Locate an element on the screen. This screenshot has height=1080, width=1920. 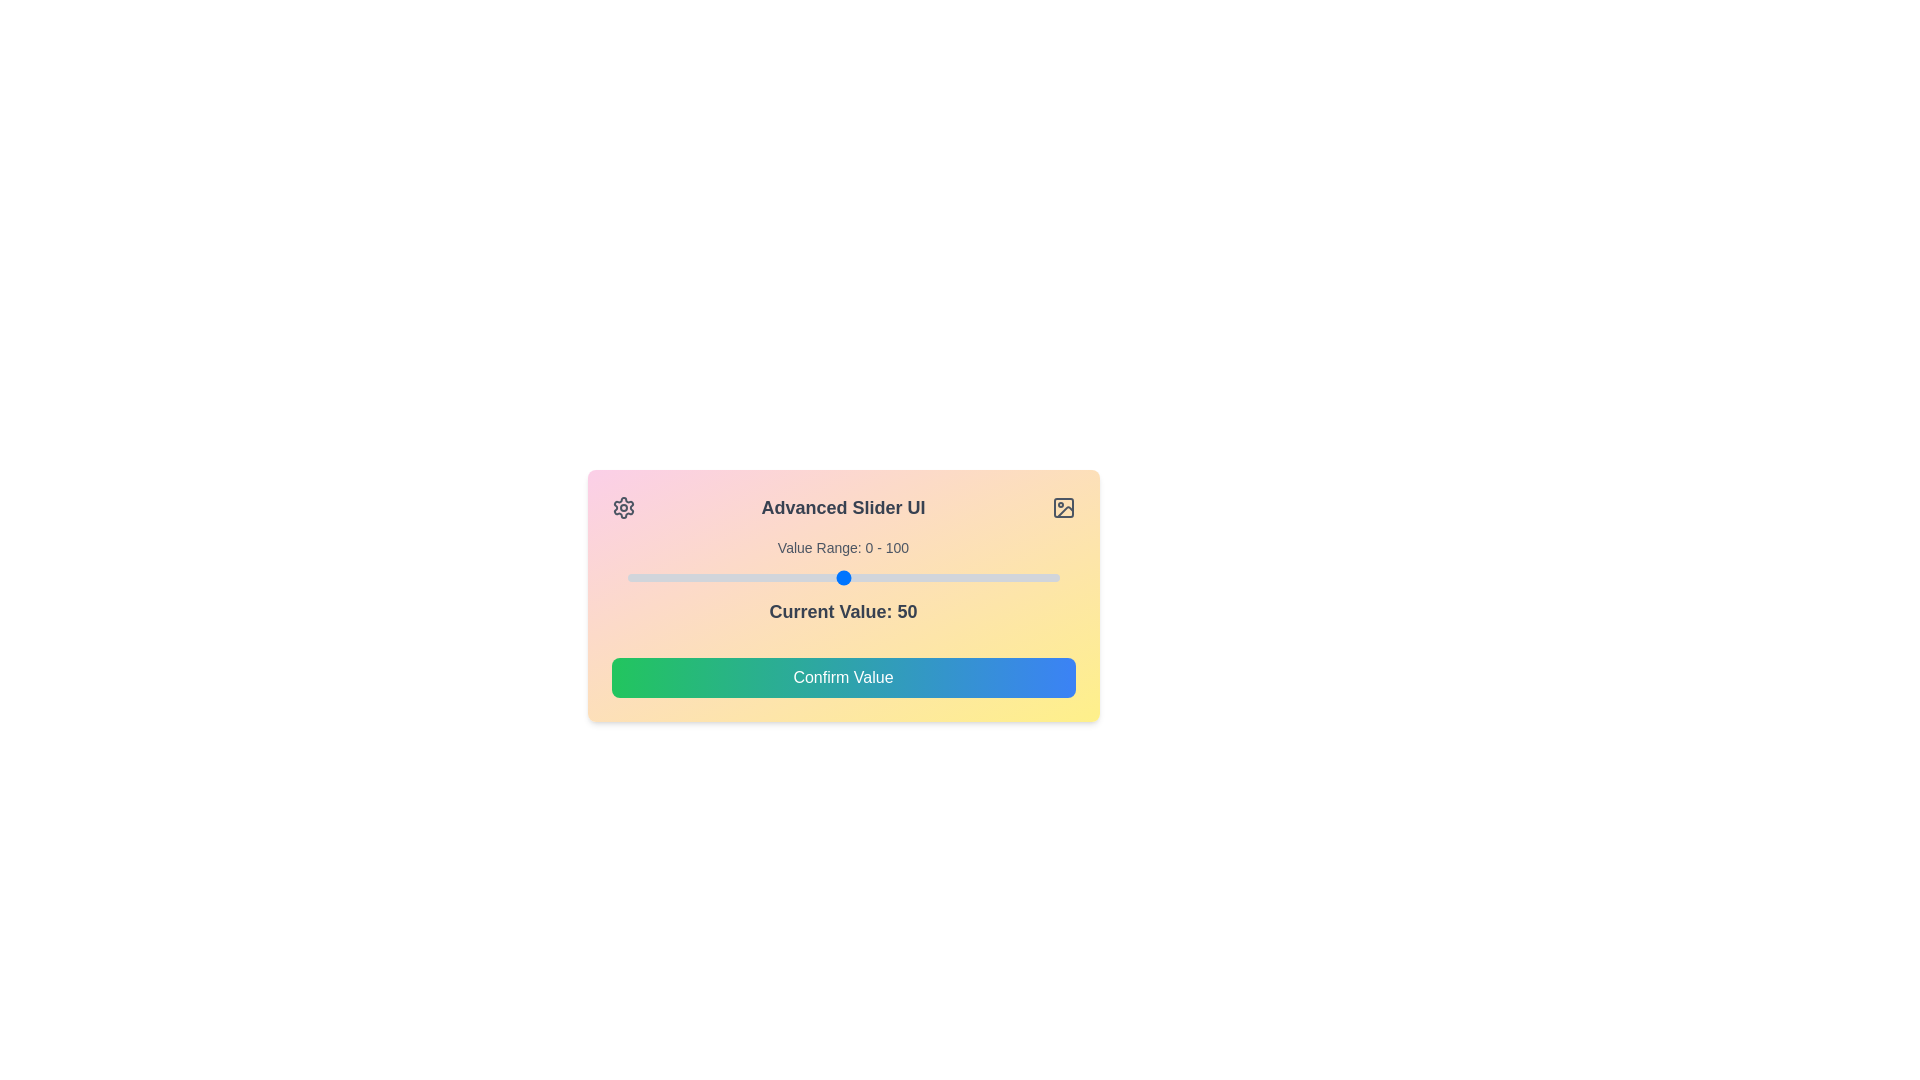
'Confirm Value' button to submit the current slider value is located at coordinates (843, 677).